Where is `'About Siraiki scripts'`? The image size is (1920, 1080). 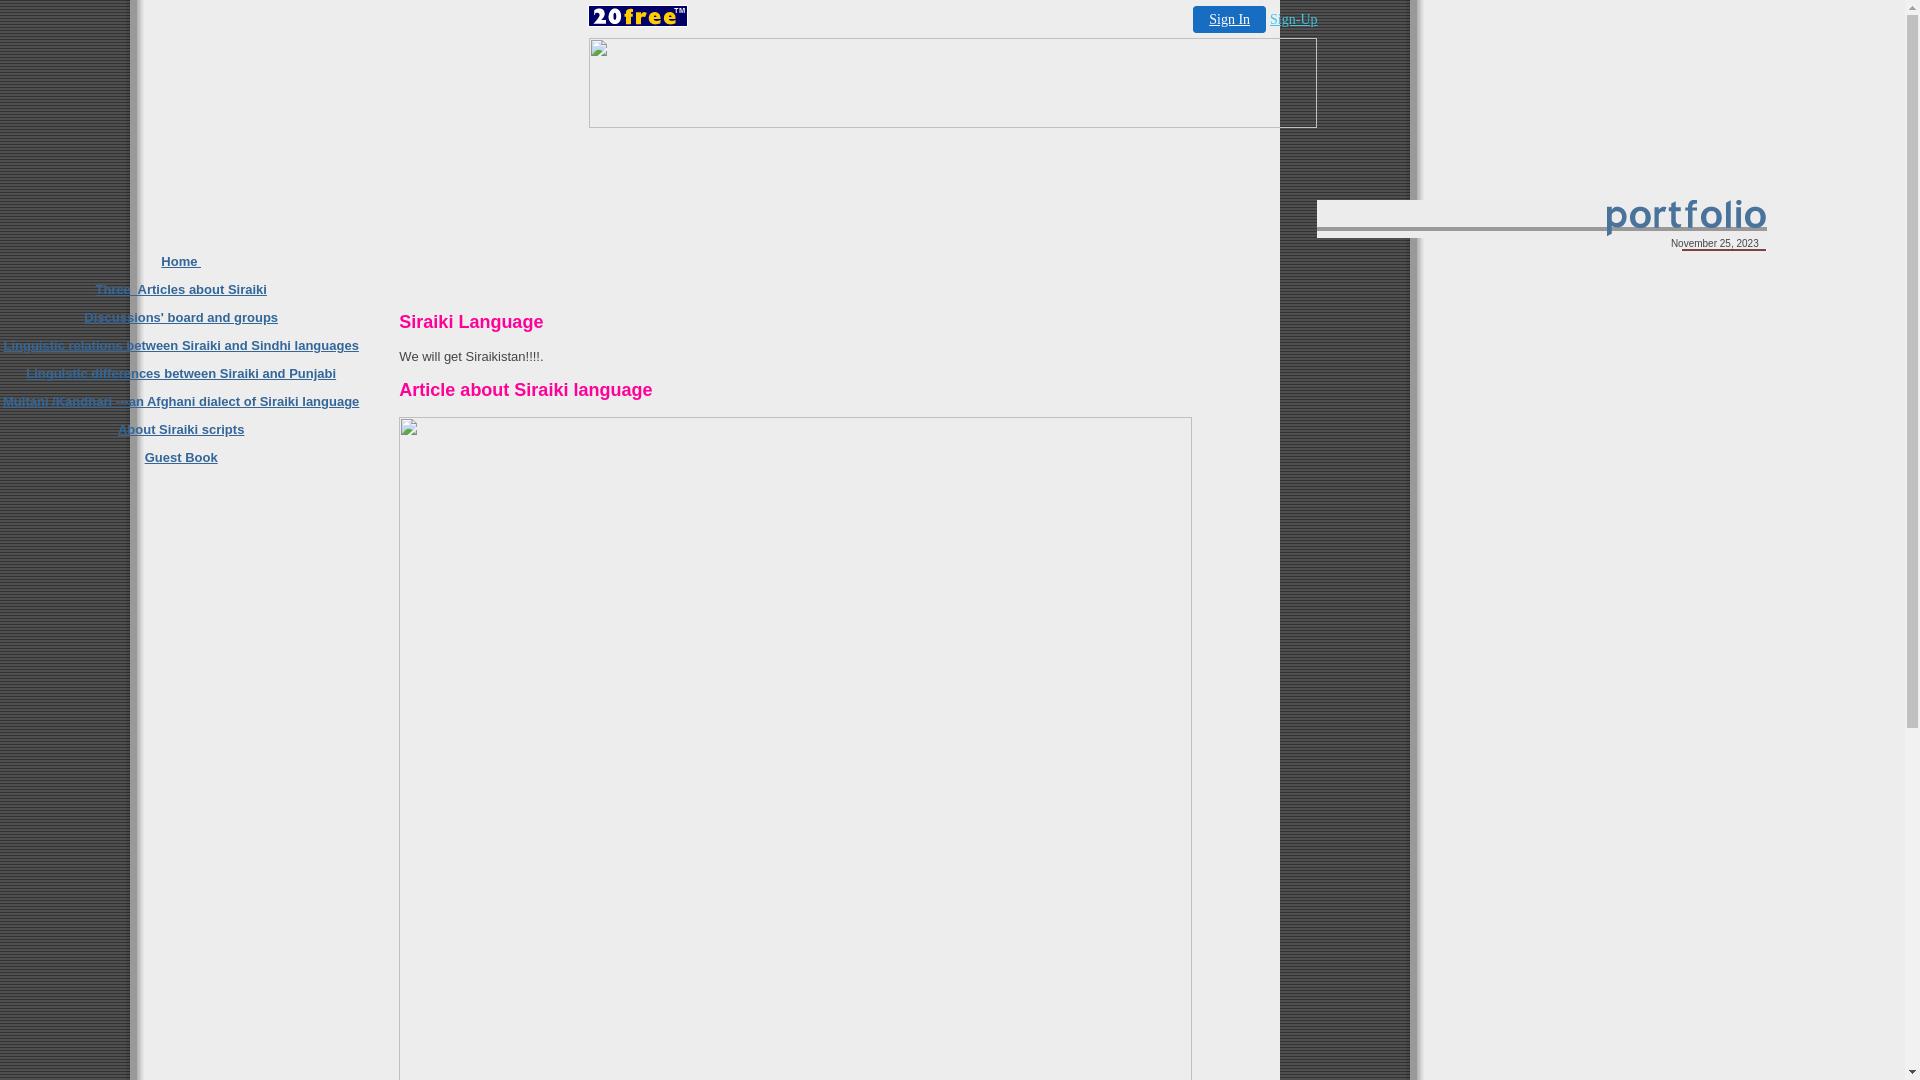 'About Siraiki scripts' is located at coordinates (181, 428).